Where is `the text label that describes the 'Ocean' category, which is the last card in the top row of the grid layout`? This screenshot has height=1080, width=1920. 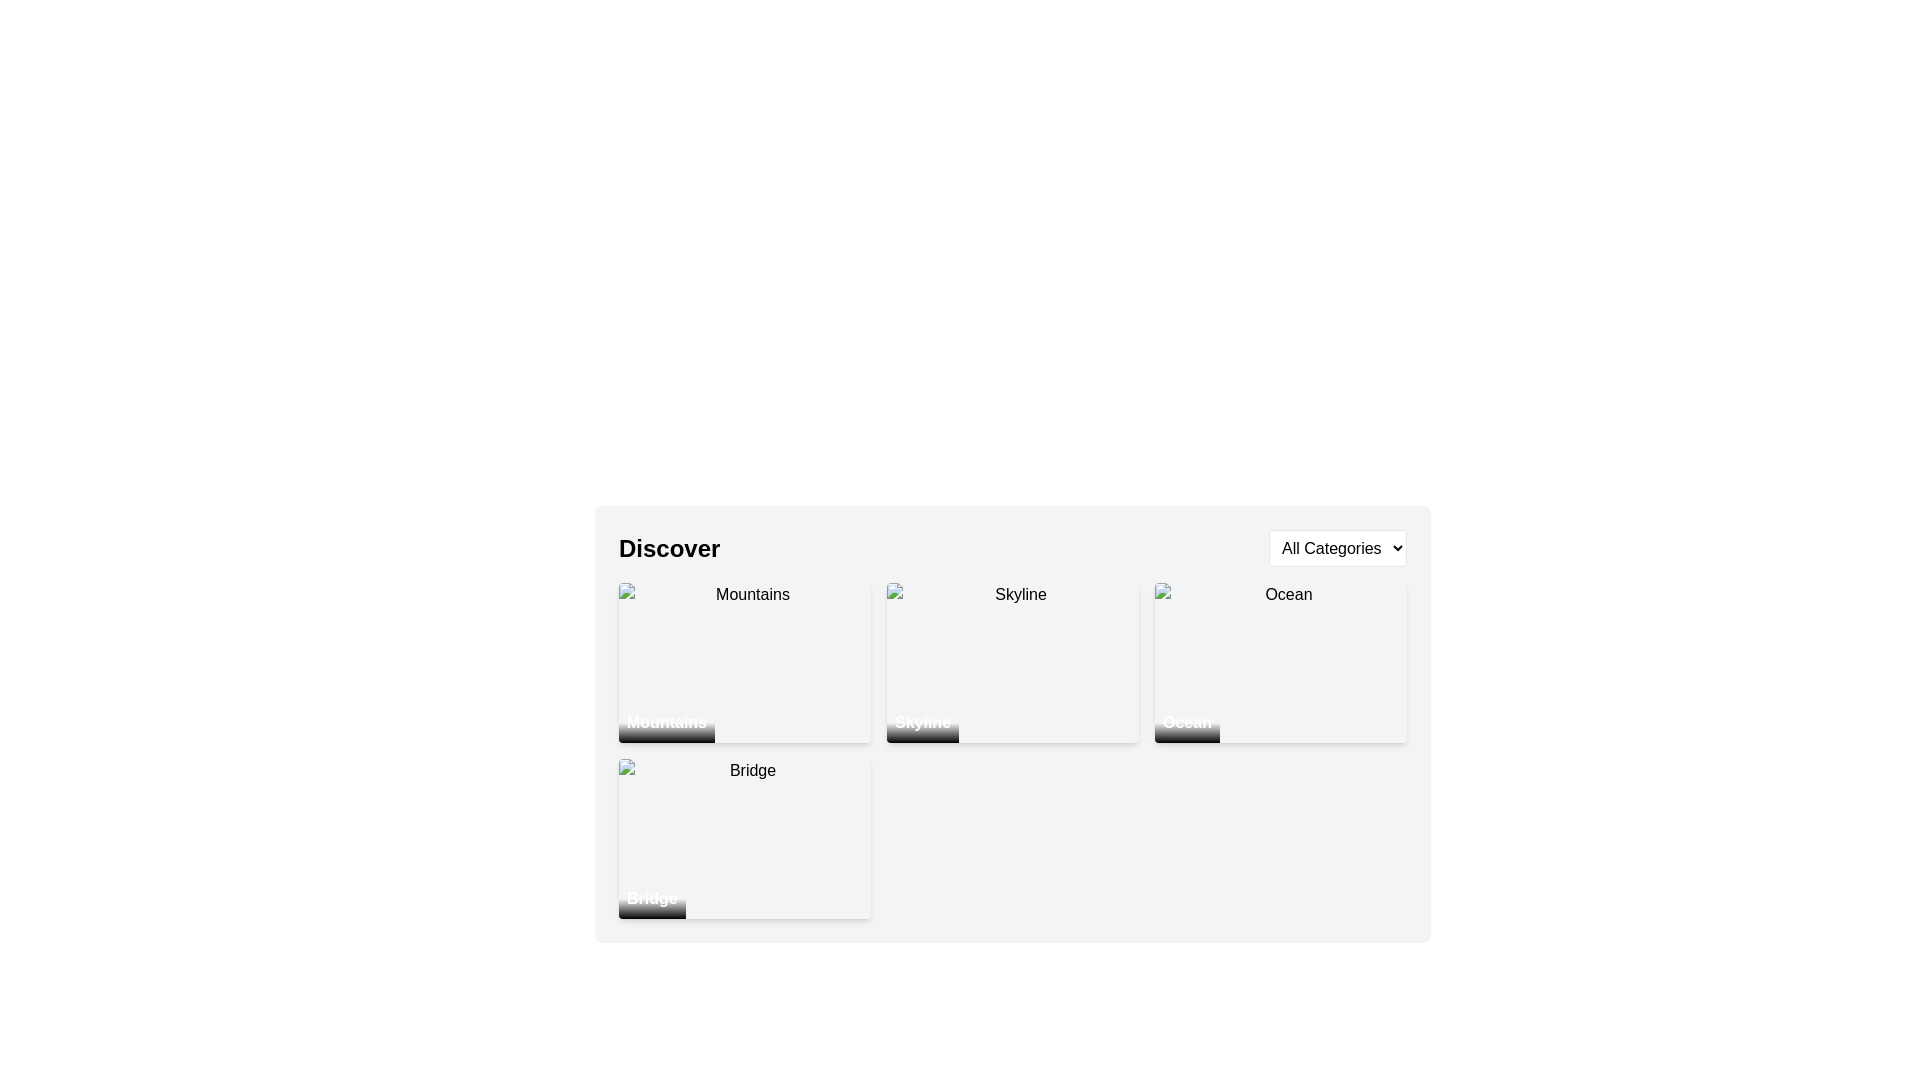 the text label that describes the 'Ocean' category, which is the last card in the top row of the grid layout is located at coordinates (1187, 722).